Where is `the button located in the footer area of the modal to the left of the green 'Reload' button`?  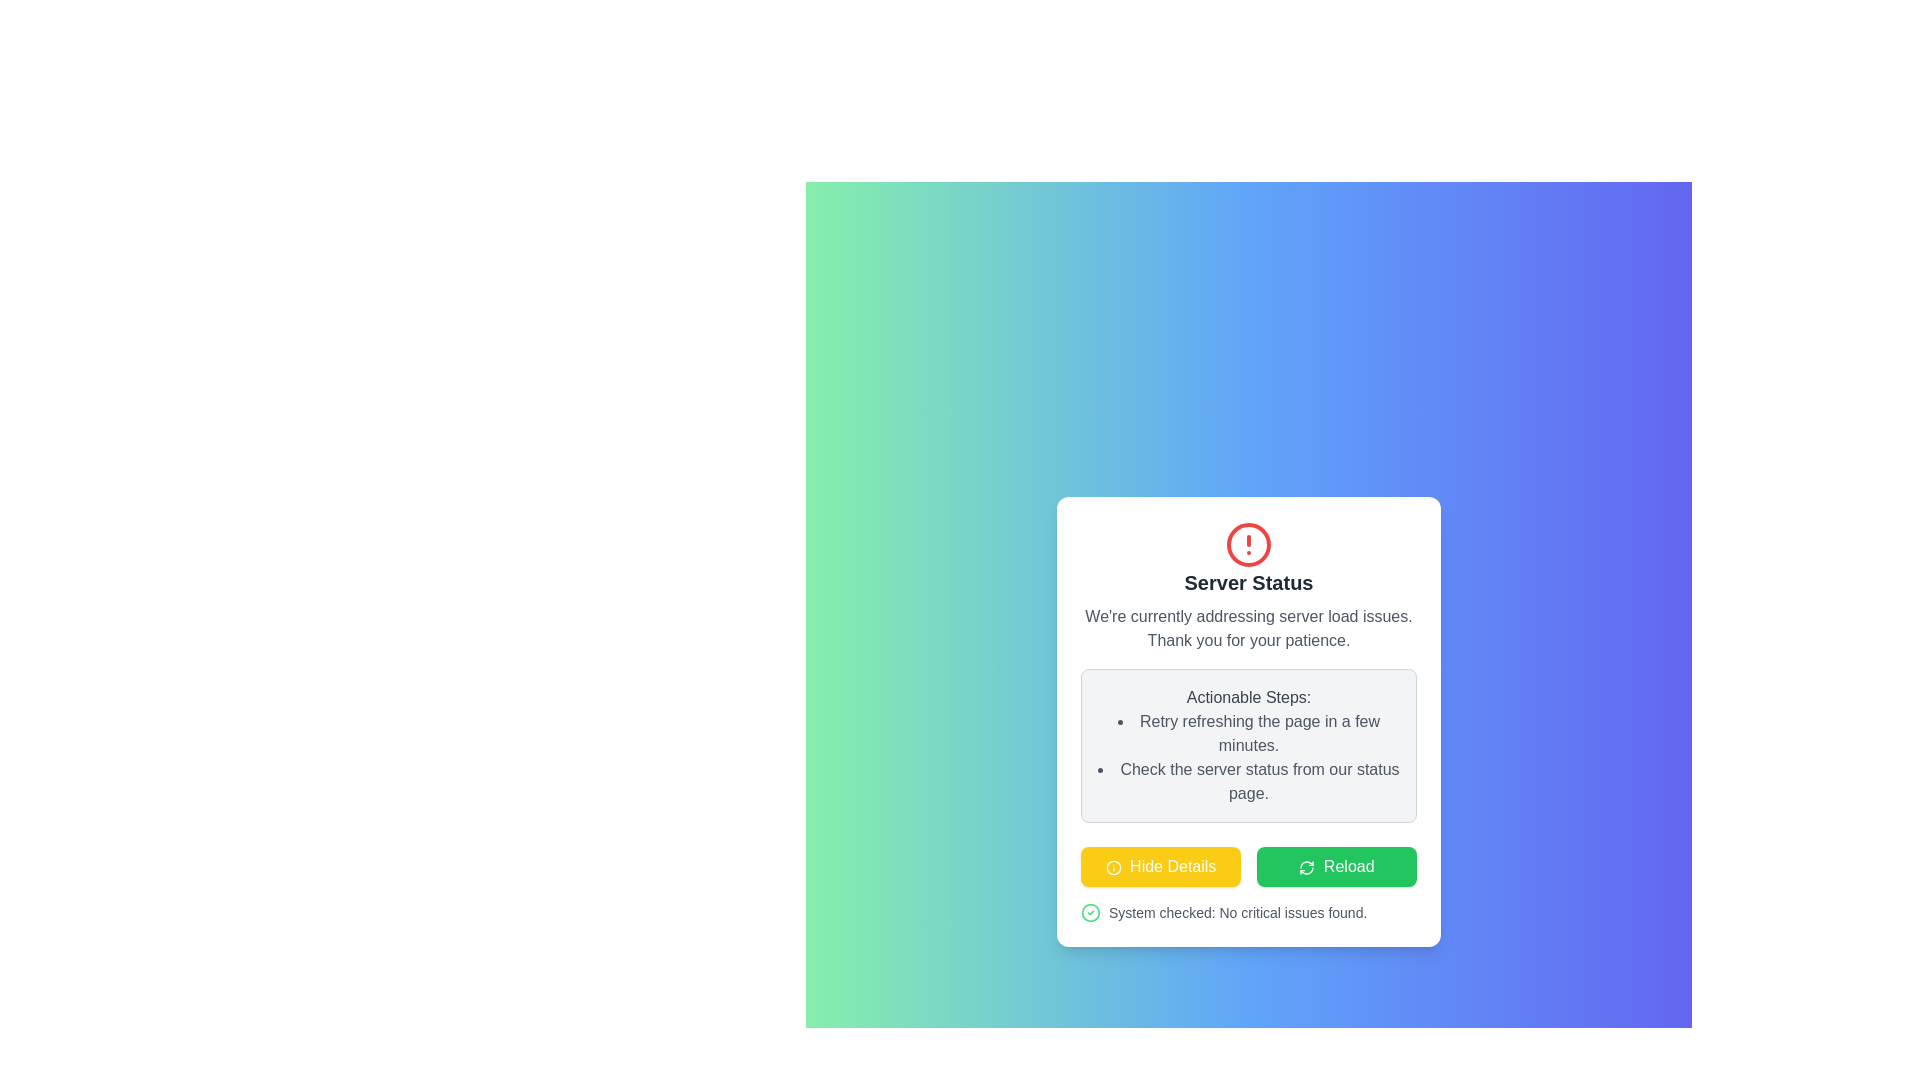 the button located in the footer area of the modal to the left of the green 'Reload' button is located at coordinates (1161, 866).